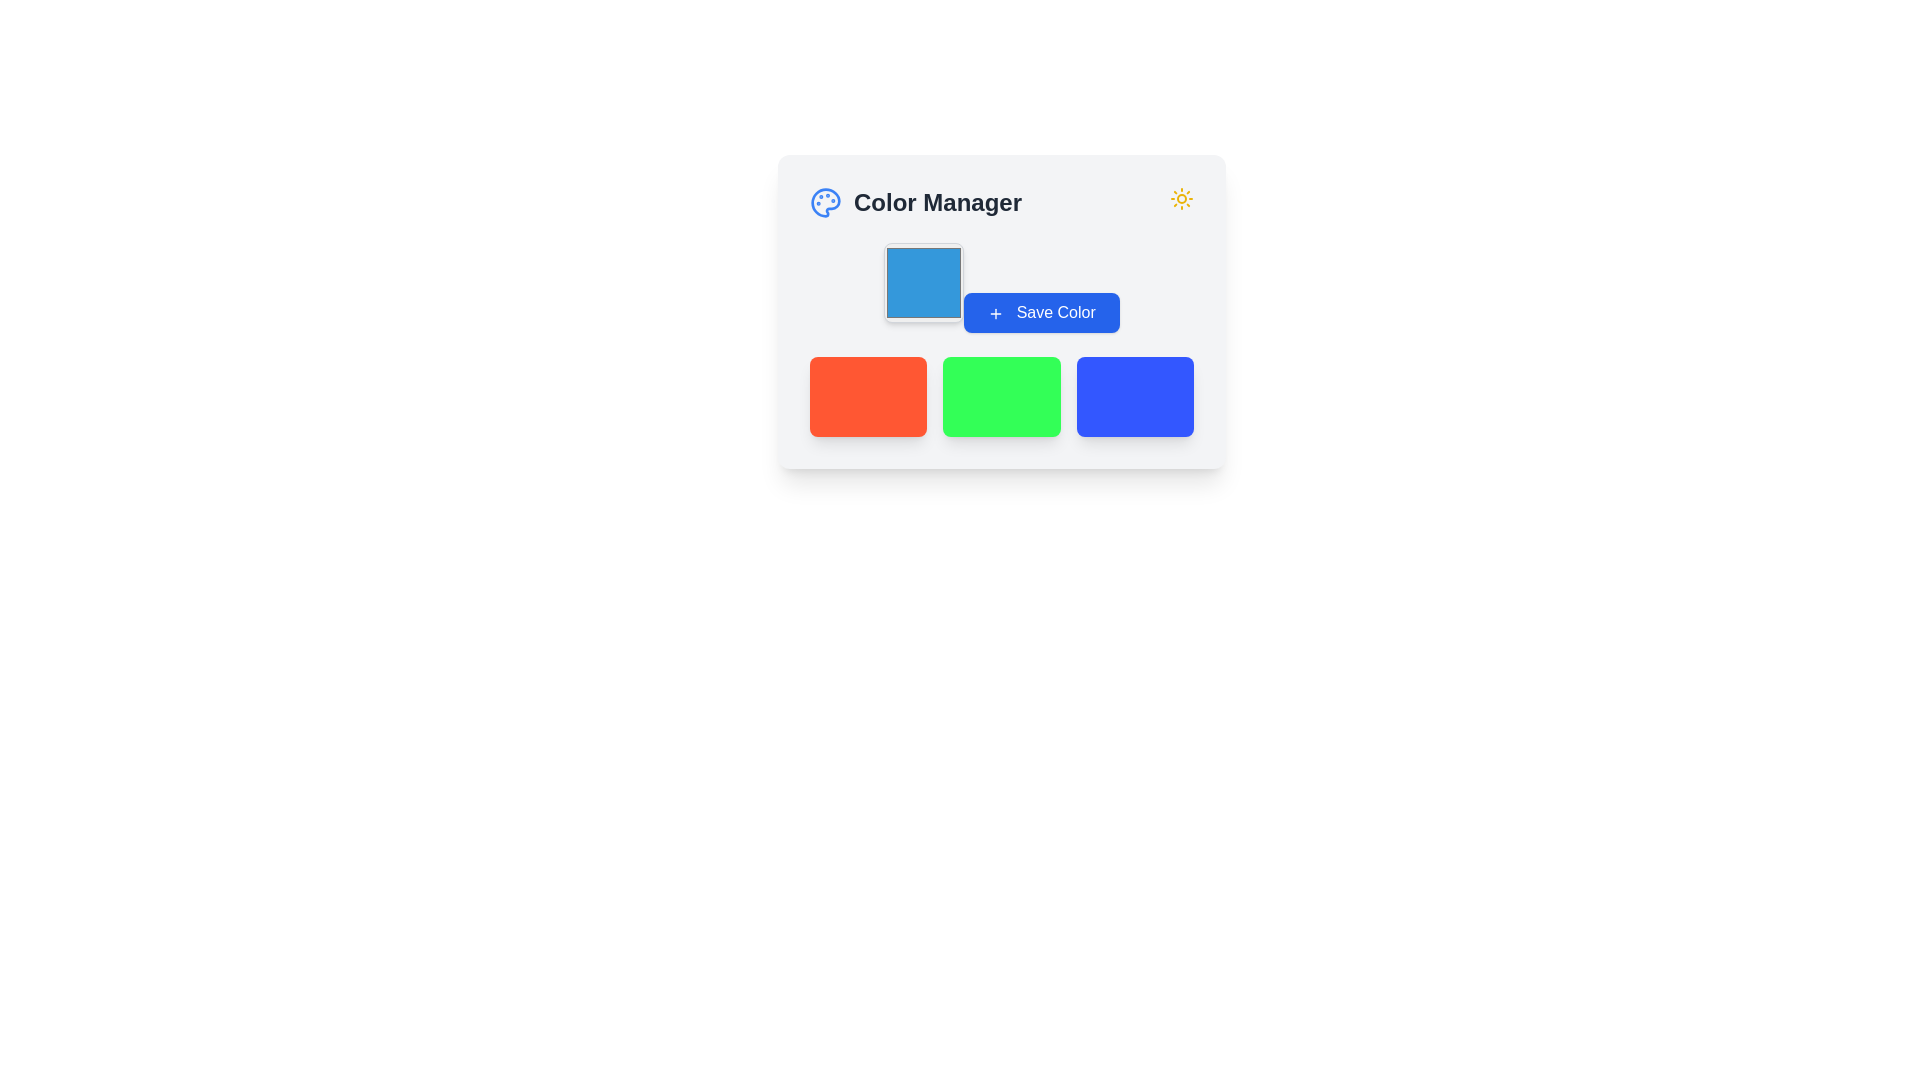 This screenshot has height=1080, width=1920. I want to click on the static text label indicating 'Color Manager' located to the right of the graphical color palette icon in the top region of the interface, so click(937, 203).